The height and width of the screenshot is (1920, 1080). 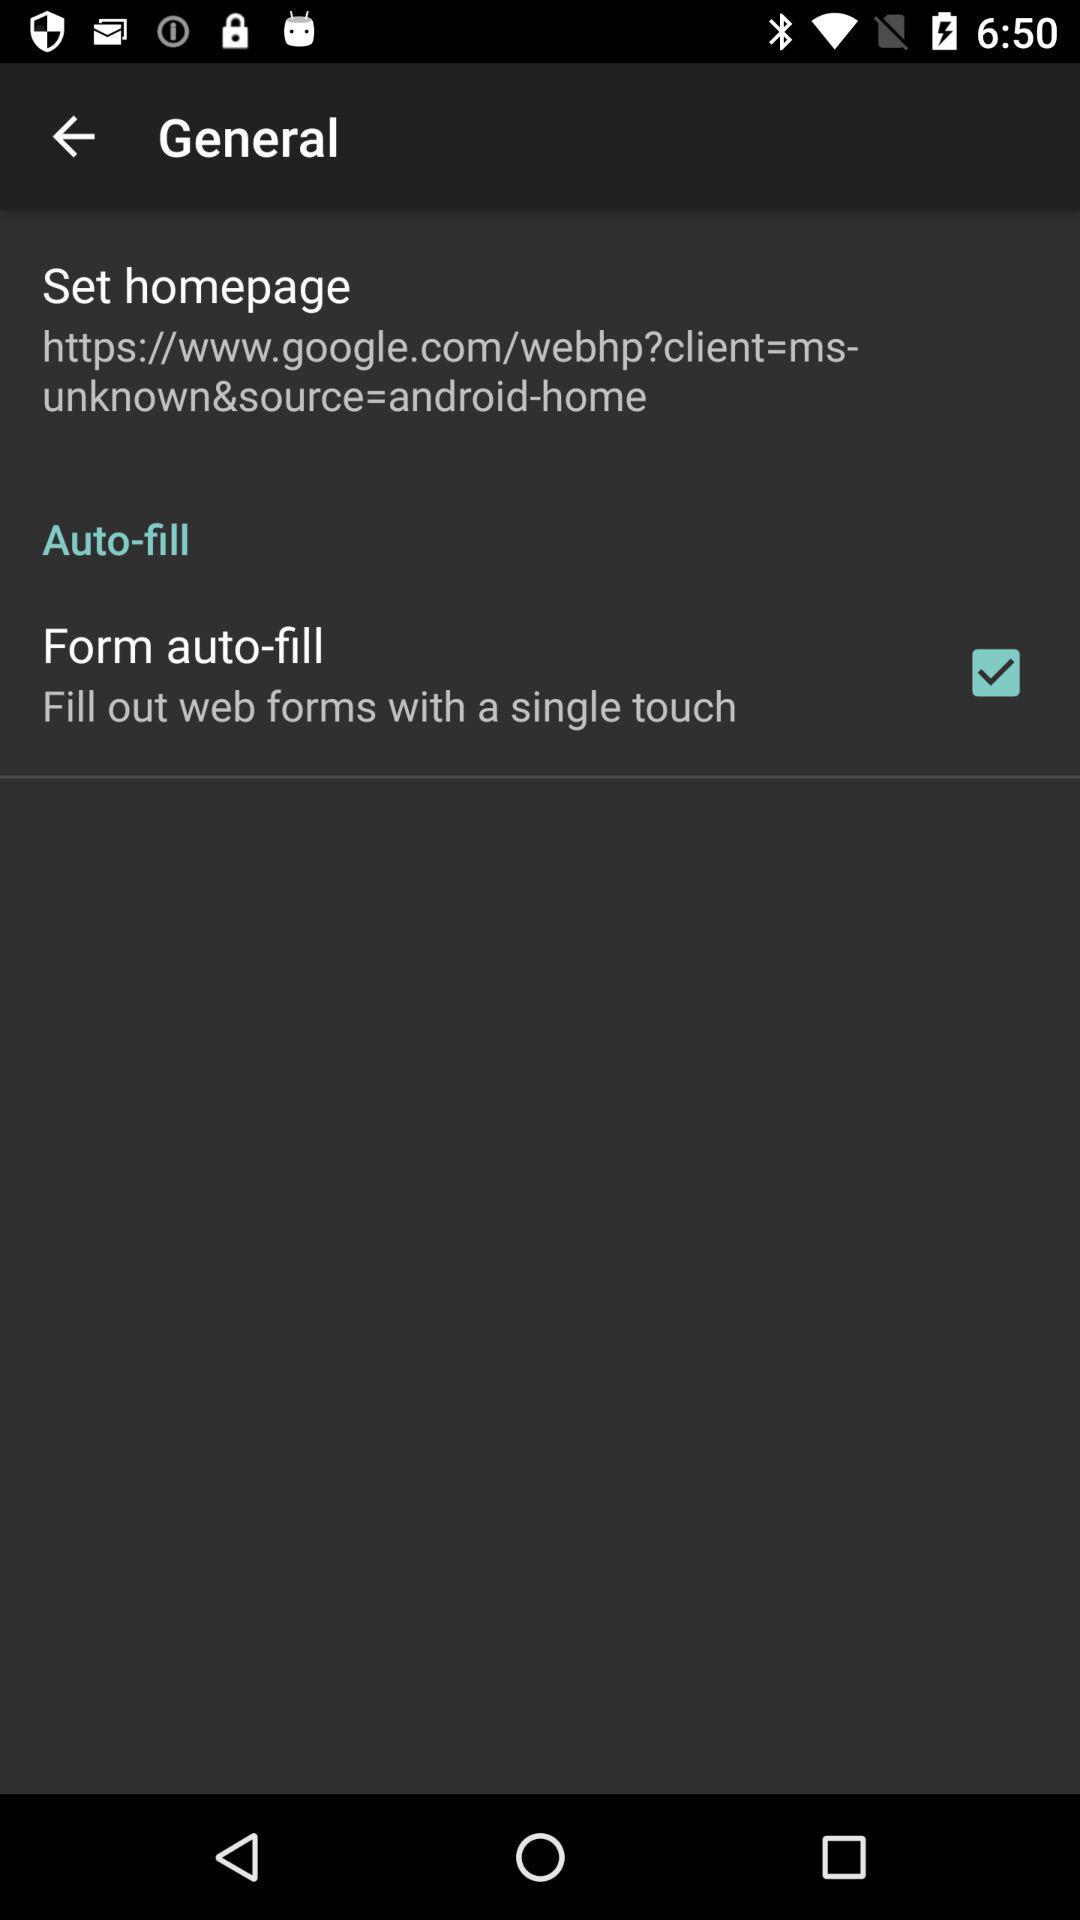 I want to click on set homepage app, so click(x=196, y=283).